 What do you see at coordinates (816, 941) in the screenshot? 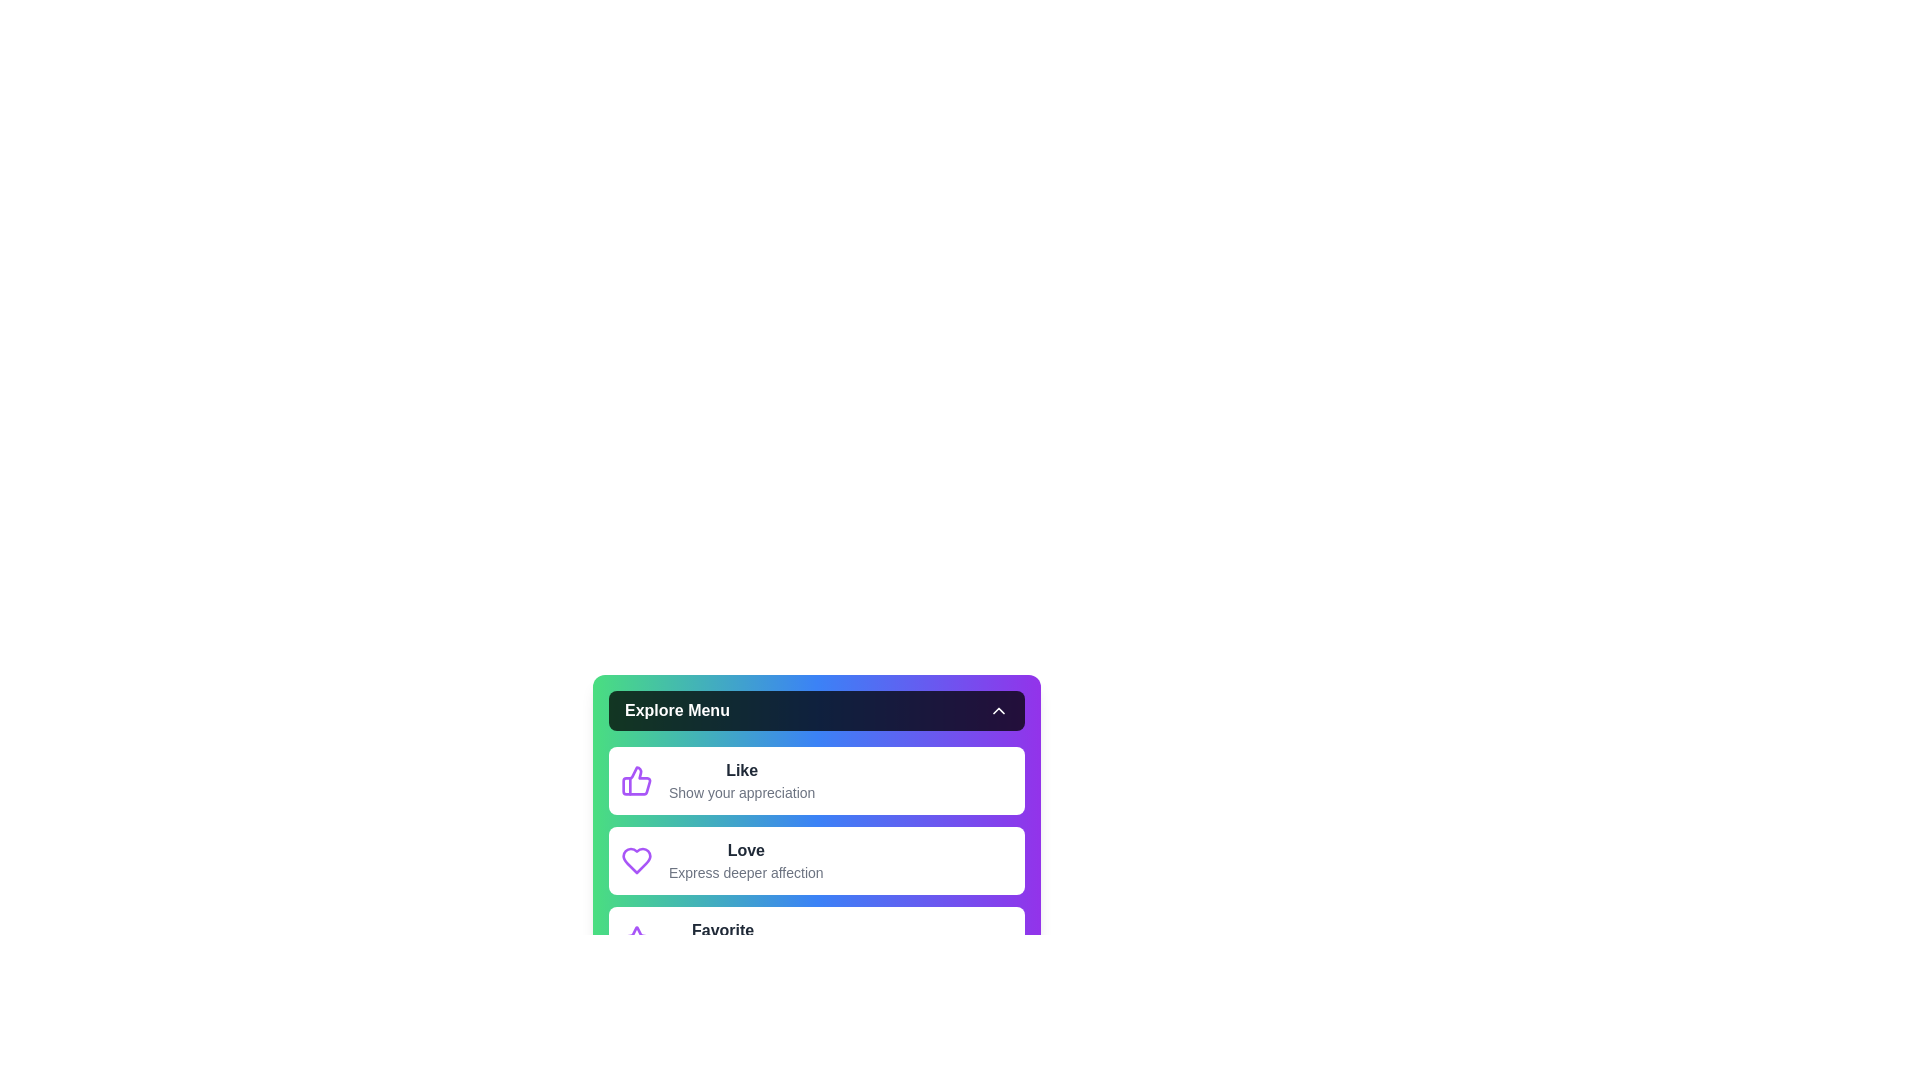
I see `the menu option Favorite to view its description` at bounding box center [816, 941].